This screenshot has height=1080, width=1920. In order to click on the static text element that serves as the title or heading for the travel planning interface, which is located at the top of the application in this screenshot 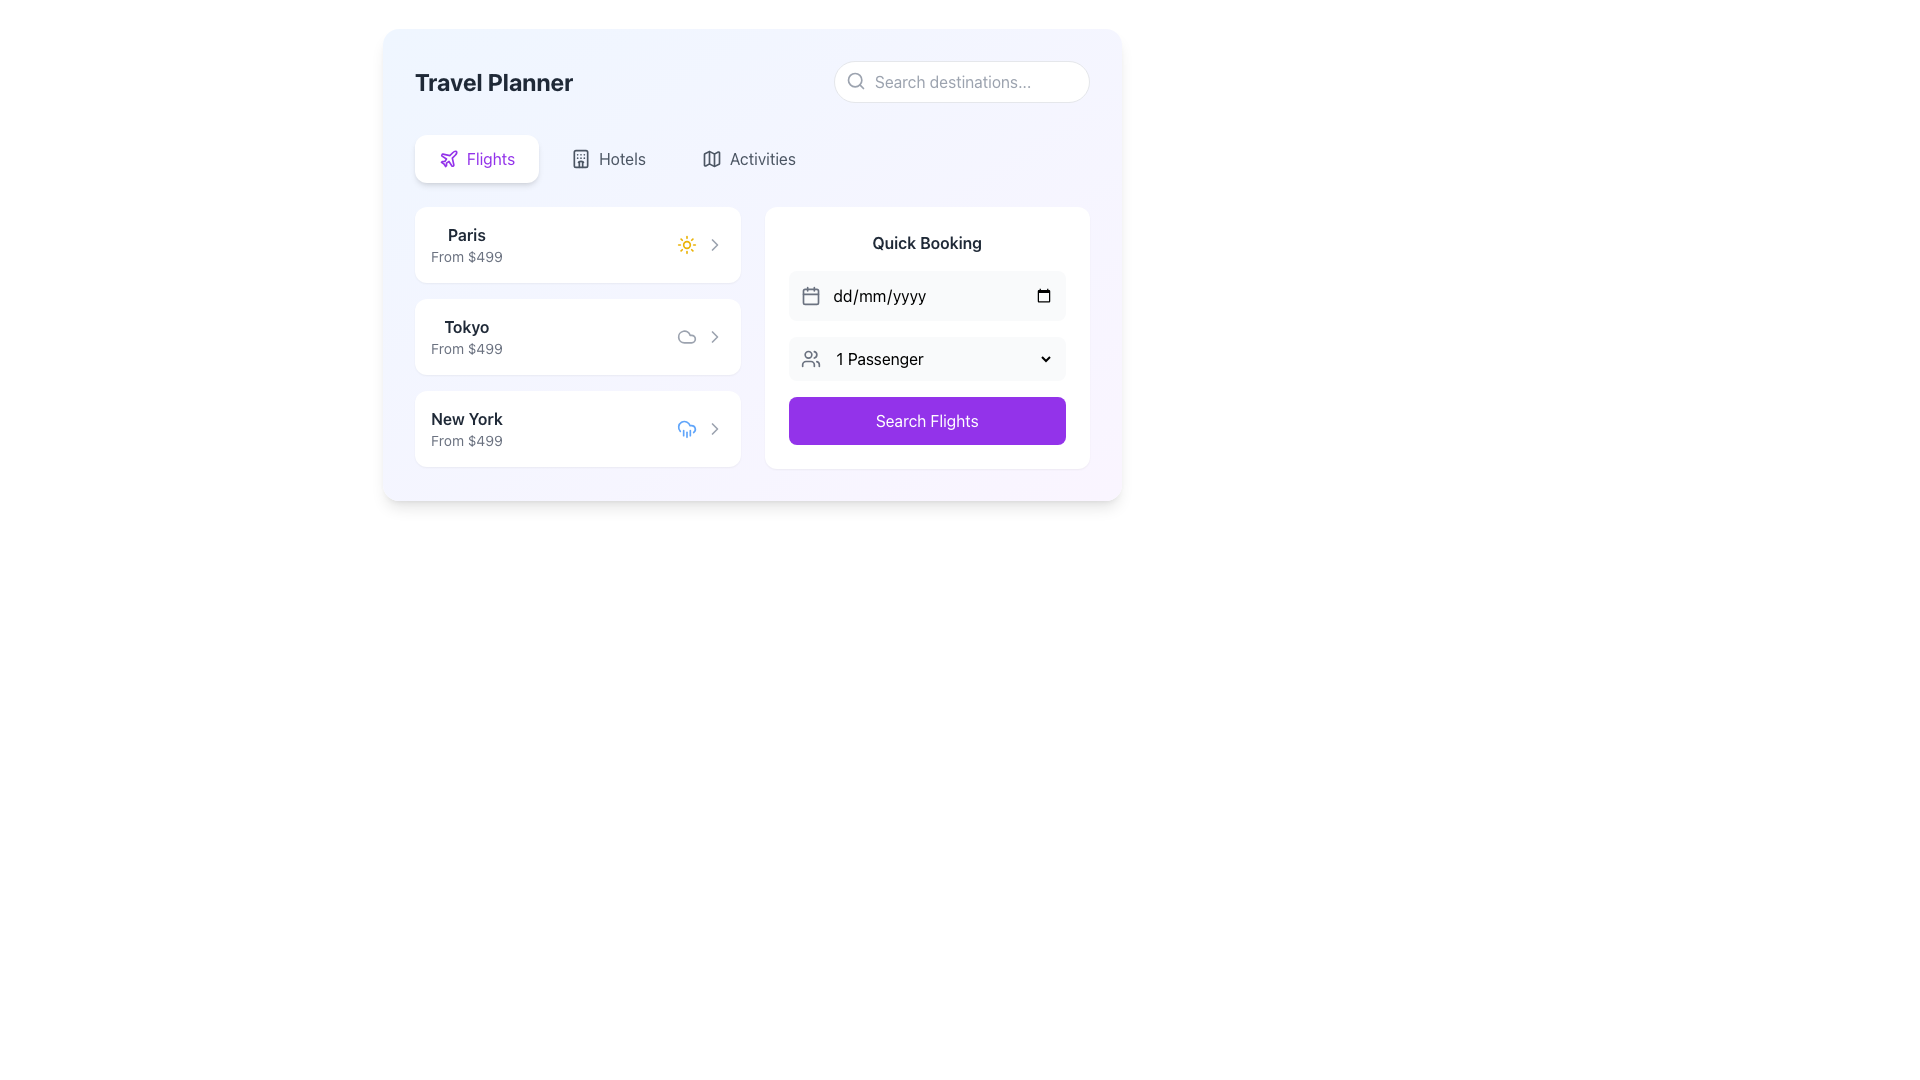, I will do `click(494, 80)`.